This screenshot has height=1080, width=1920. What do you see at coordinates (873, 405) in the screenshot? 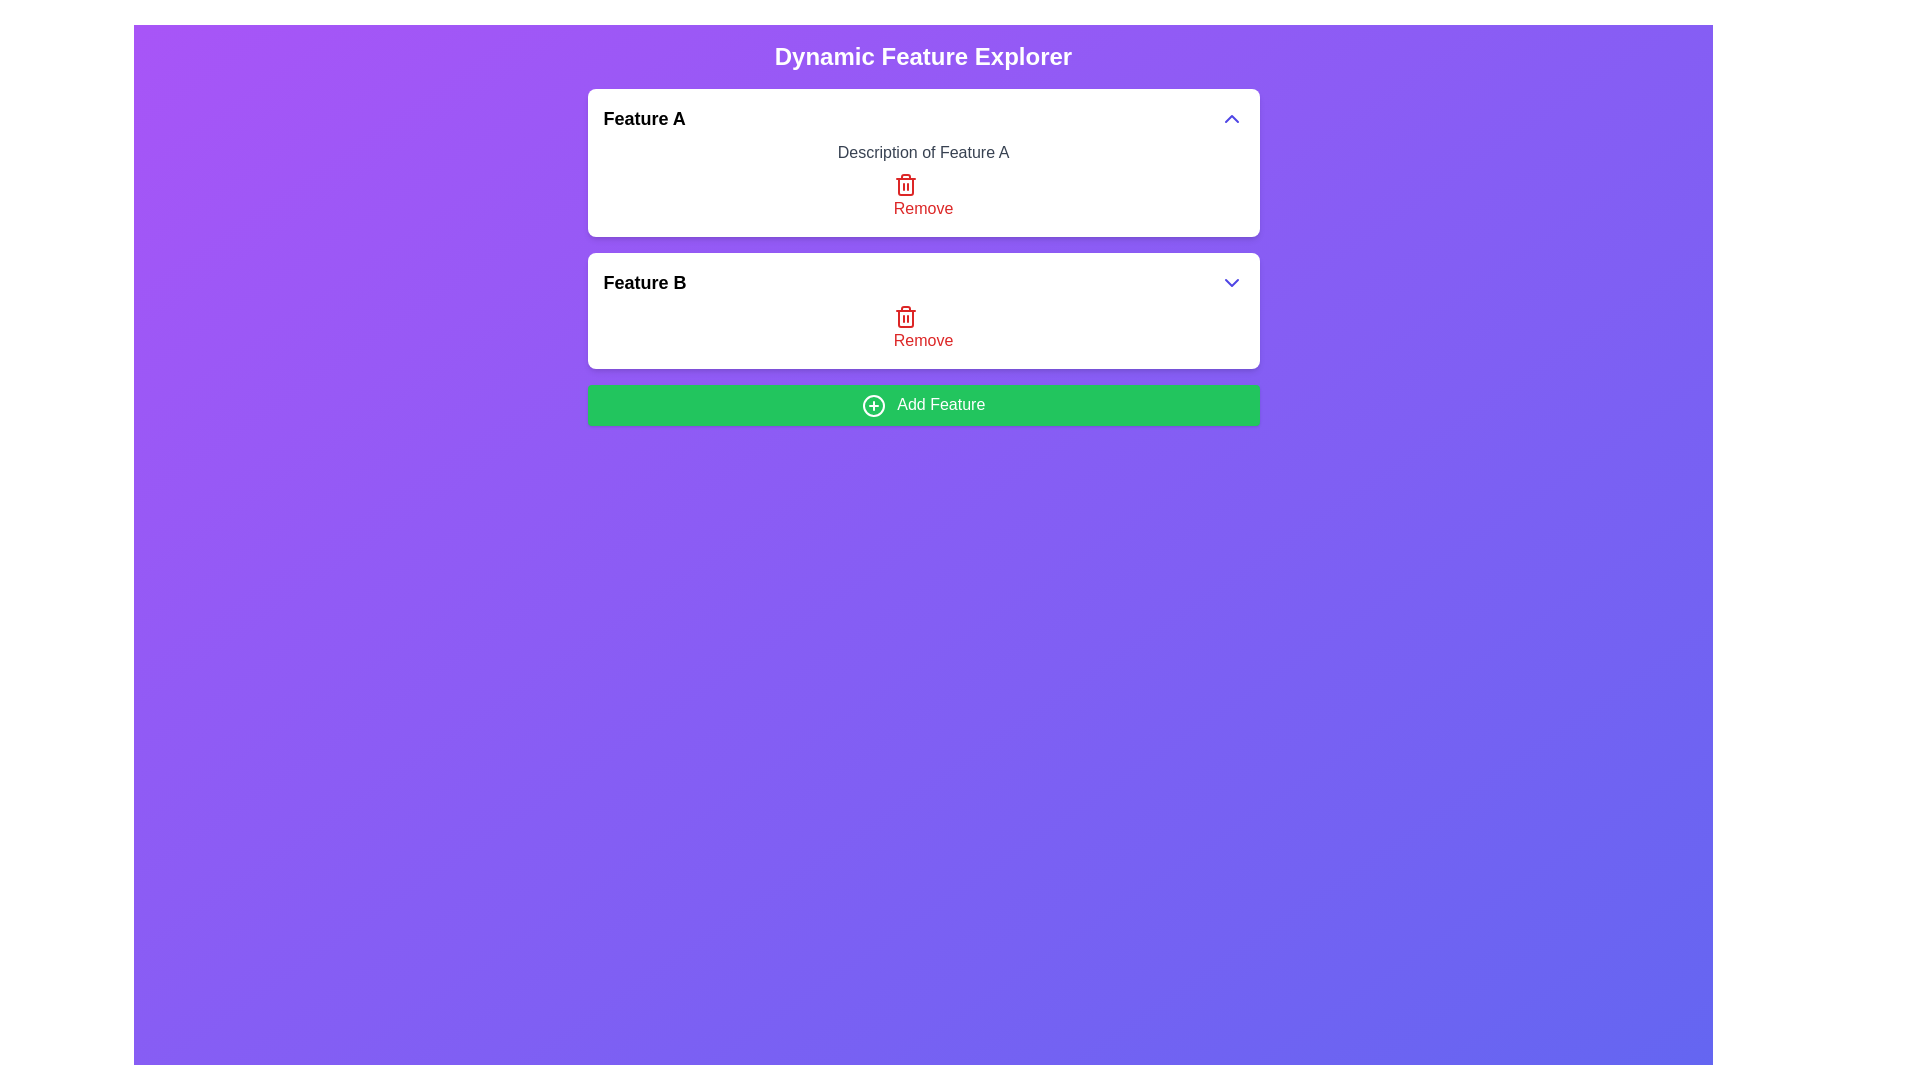
I see `the graphical icon located to the left of the text in the green button labeled 'Add Feature' near the bottom center of the interface` at bounding box center [873, 405].